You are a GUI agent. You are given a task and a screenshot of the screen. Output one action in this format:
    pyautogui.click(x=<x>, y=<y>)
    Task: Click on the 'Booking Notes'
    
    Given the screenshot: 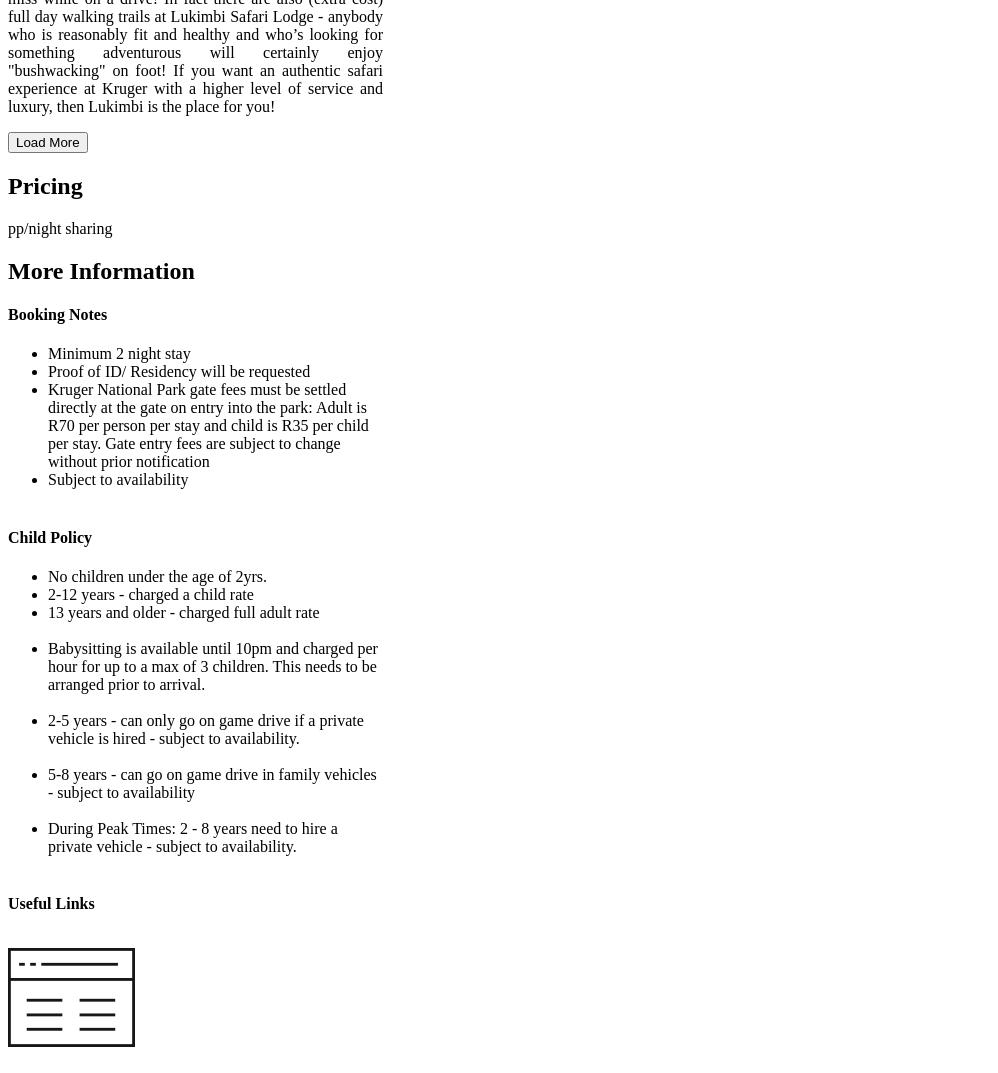 What is the action you would take?
    pyautogui.click(x=56, y=313)
    